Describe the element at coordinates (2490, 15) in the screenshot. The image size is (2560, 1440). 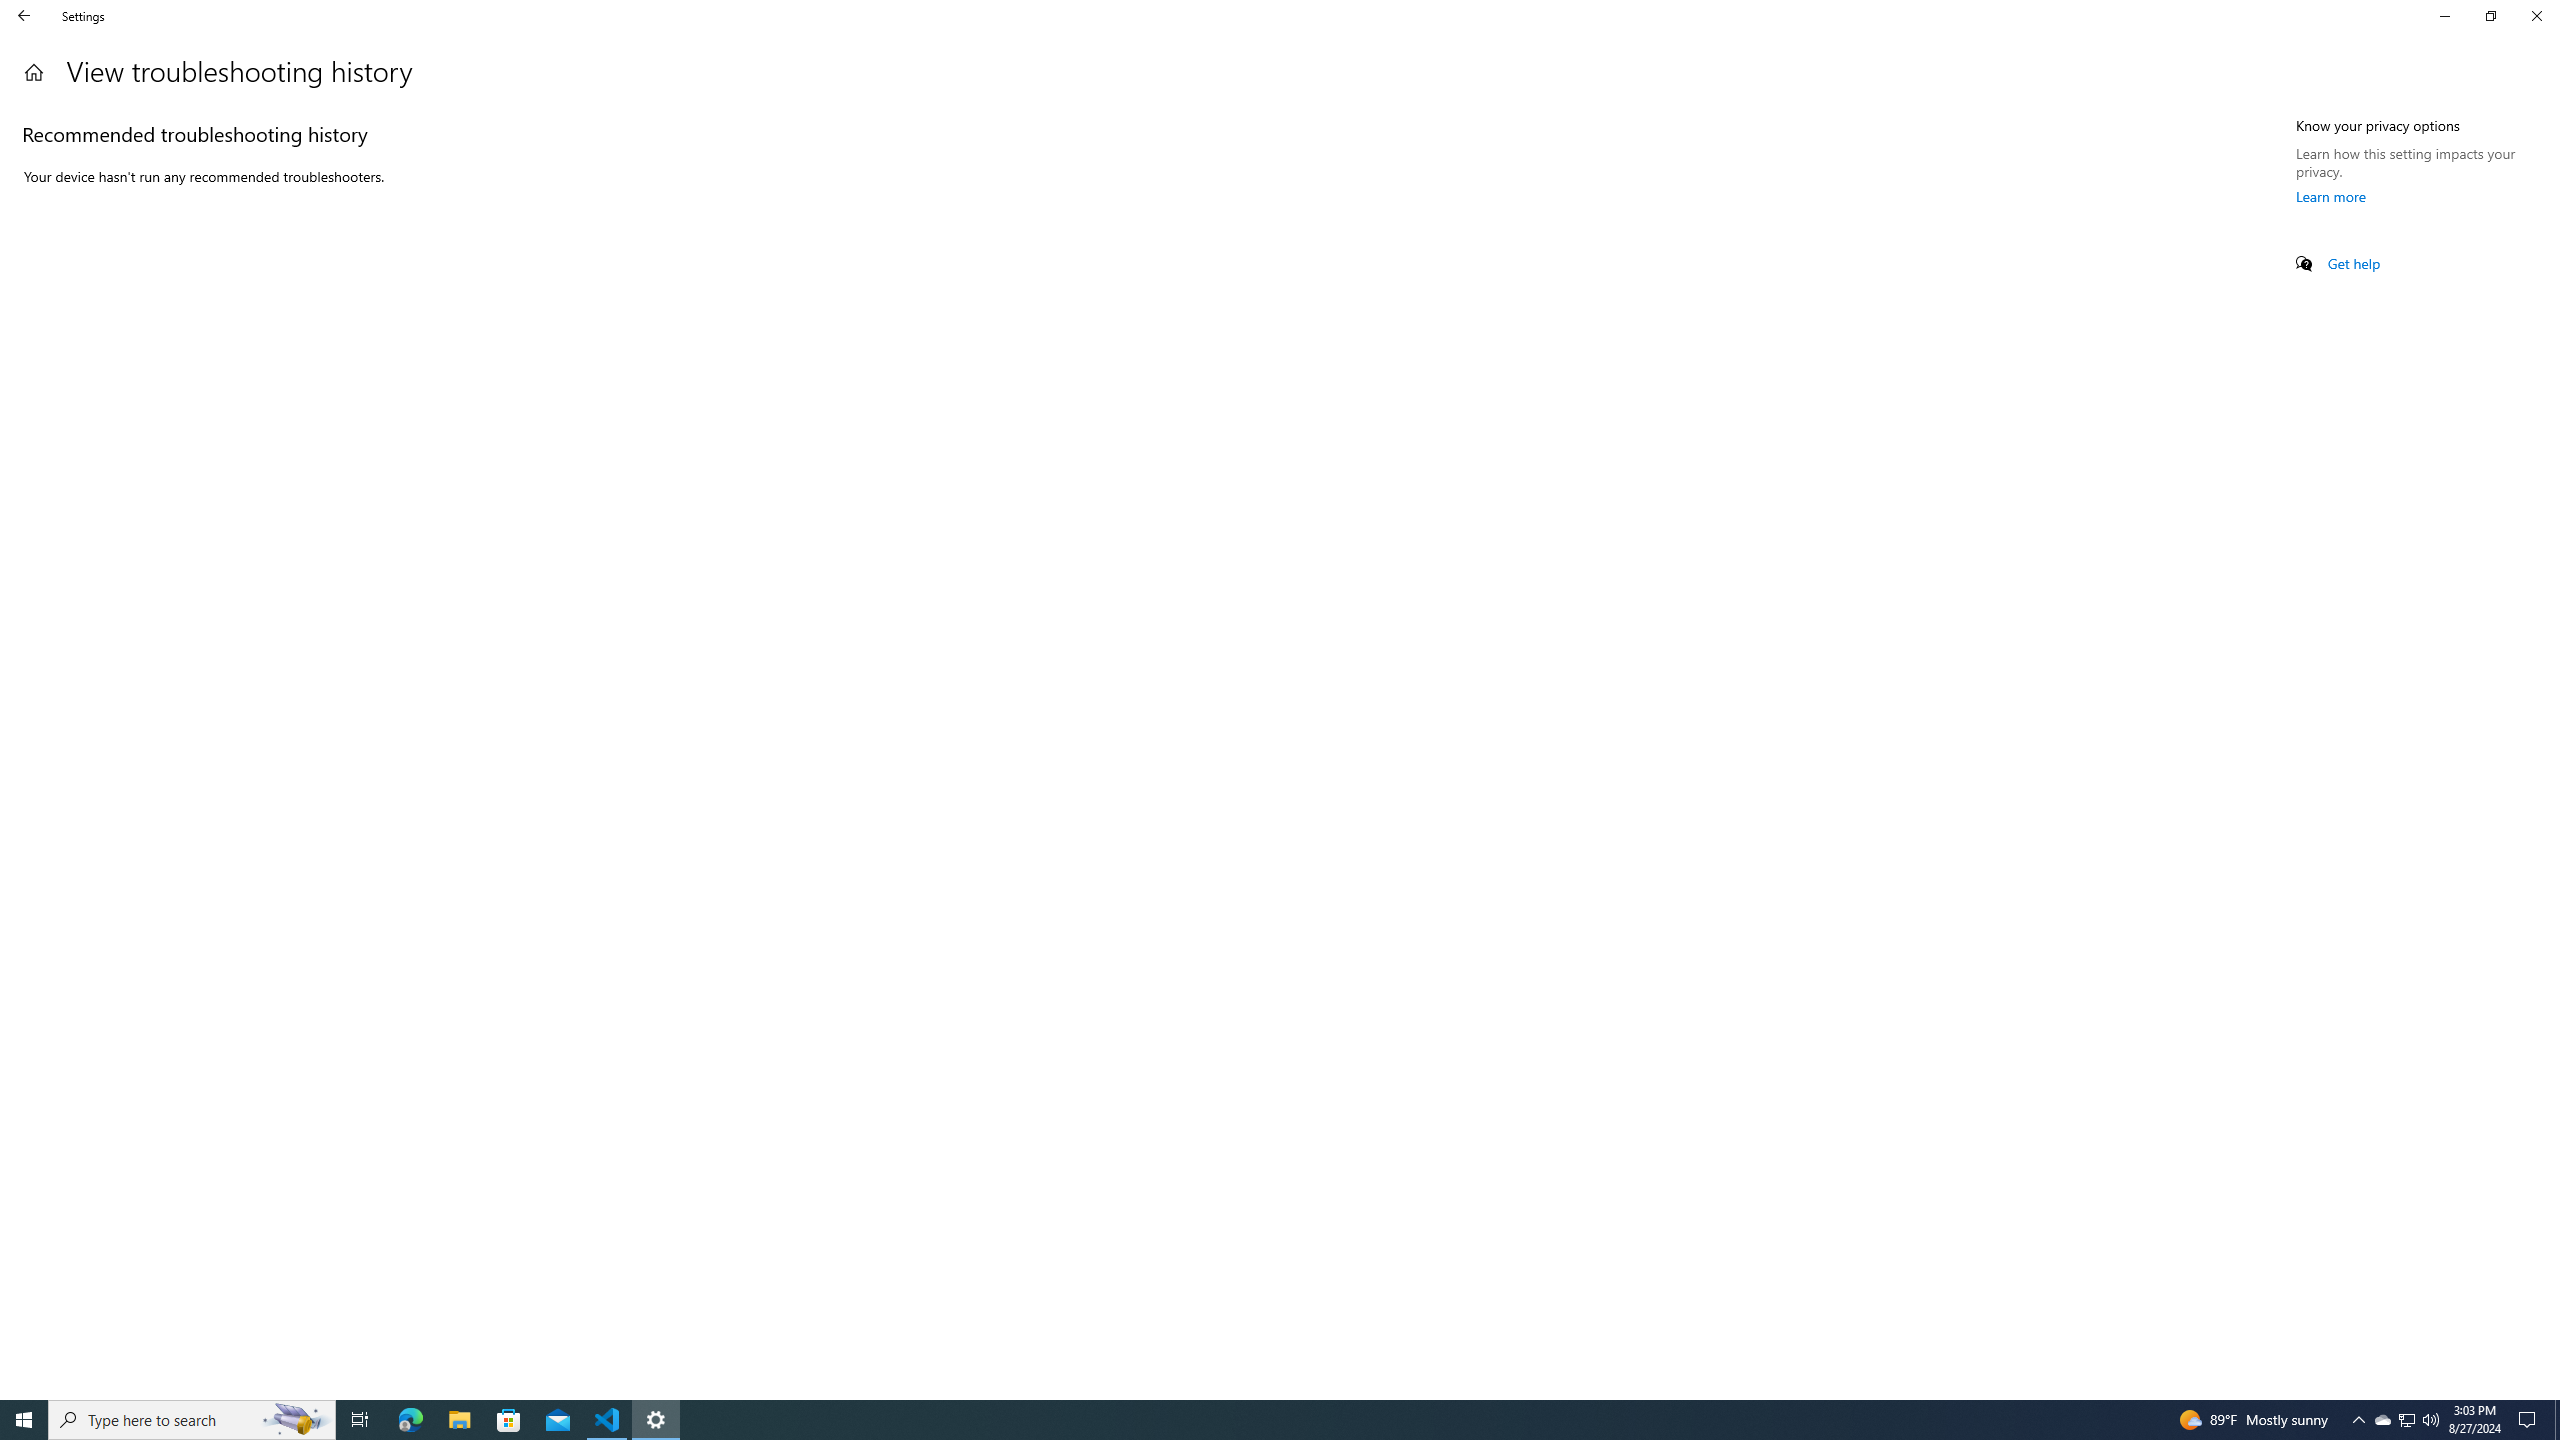
I see `'Restore Settings'` at that location.